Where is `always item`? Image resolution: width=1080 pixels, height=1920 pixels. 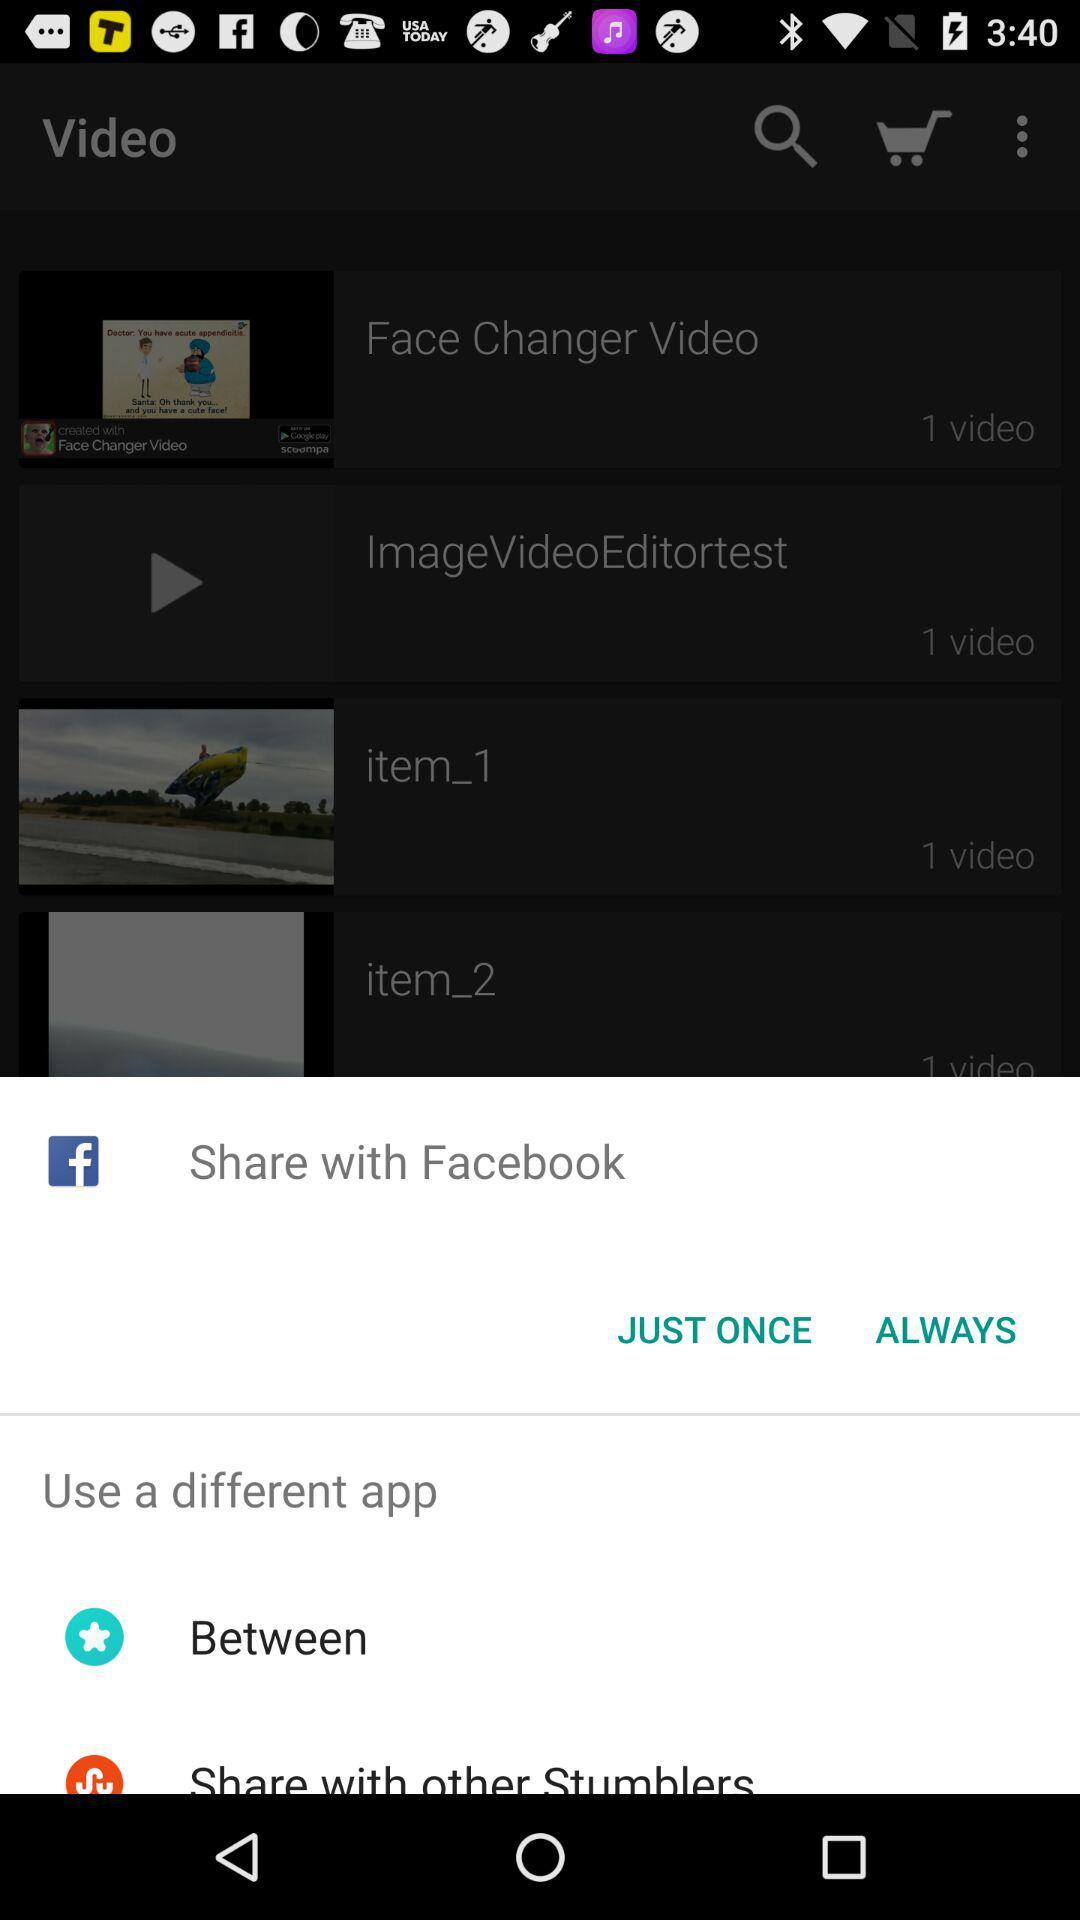 always item is located at coordinates (945, 1329).